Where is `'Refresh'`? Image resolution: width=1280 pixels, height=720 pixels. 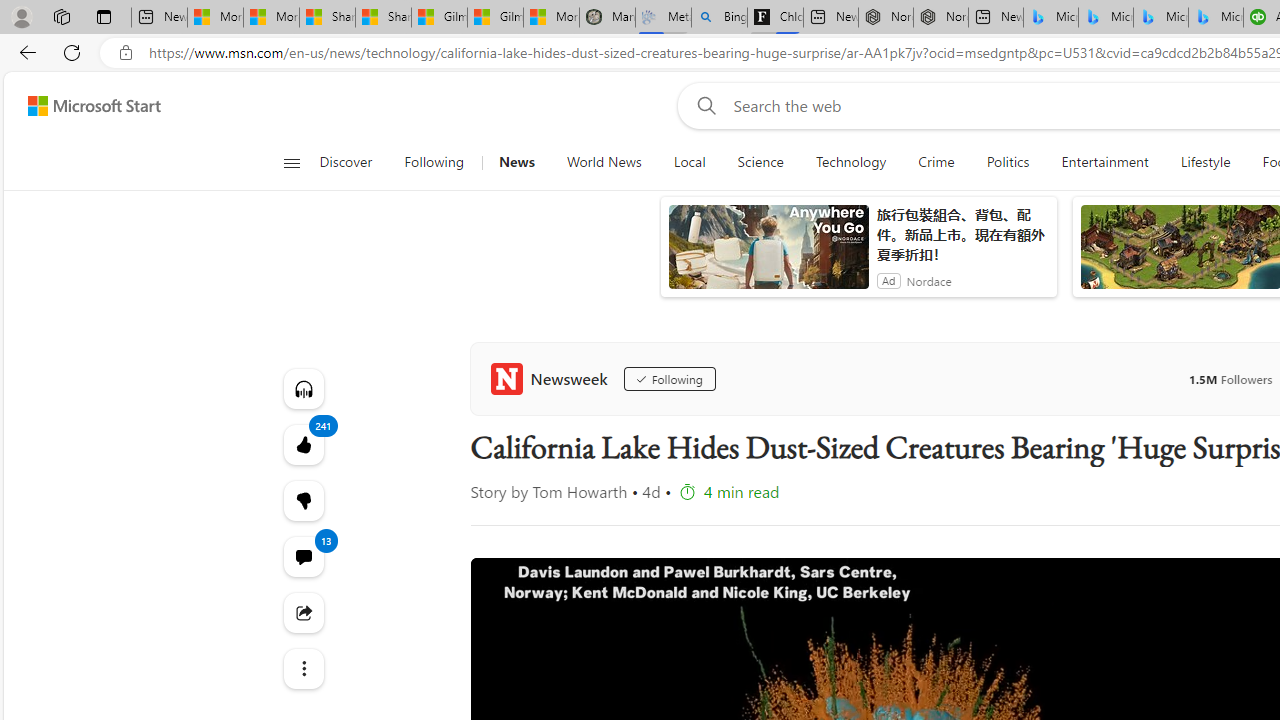
'Refresh' is located at coordinates (72, 51).